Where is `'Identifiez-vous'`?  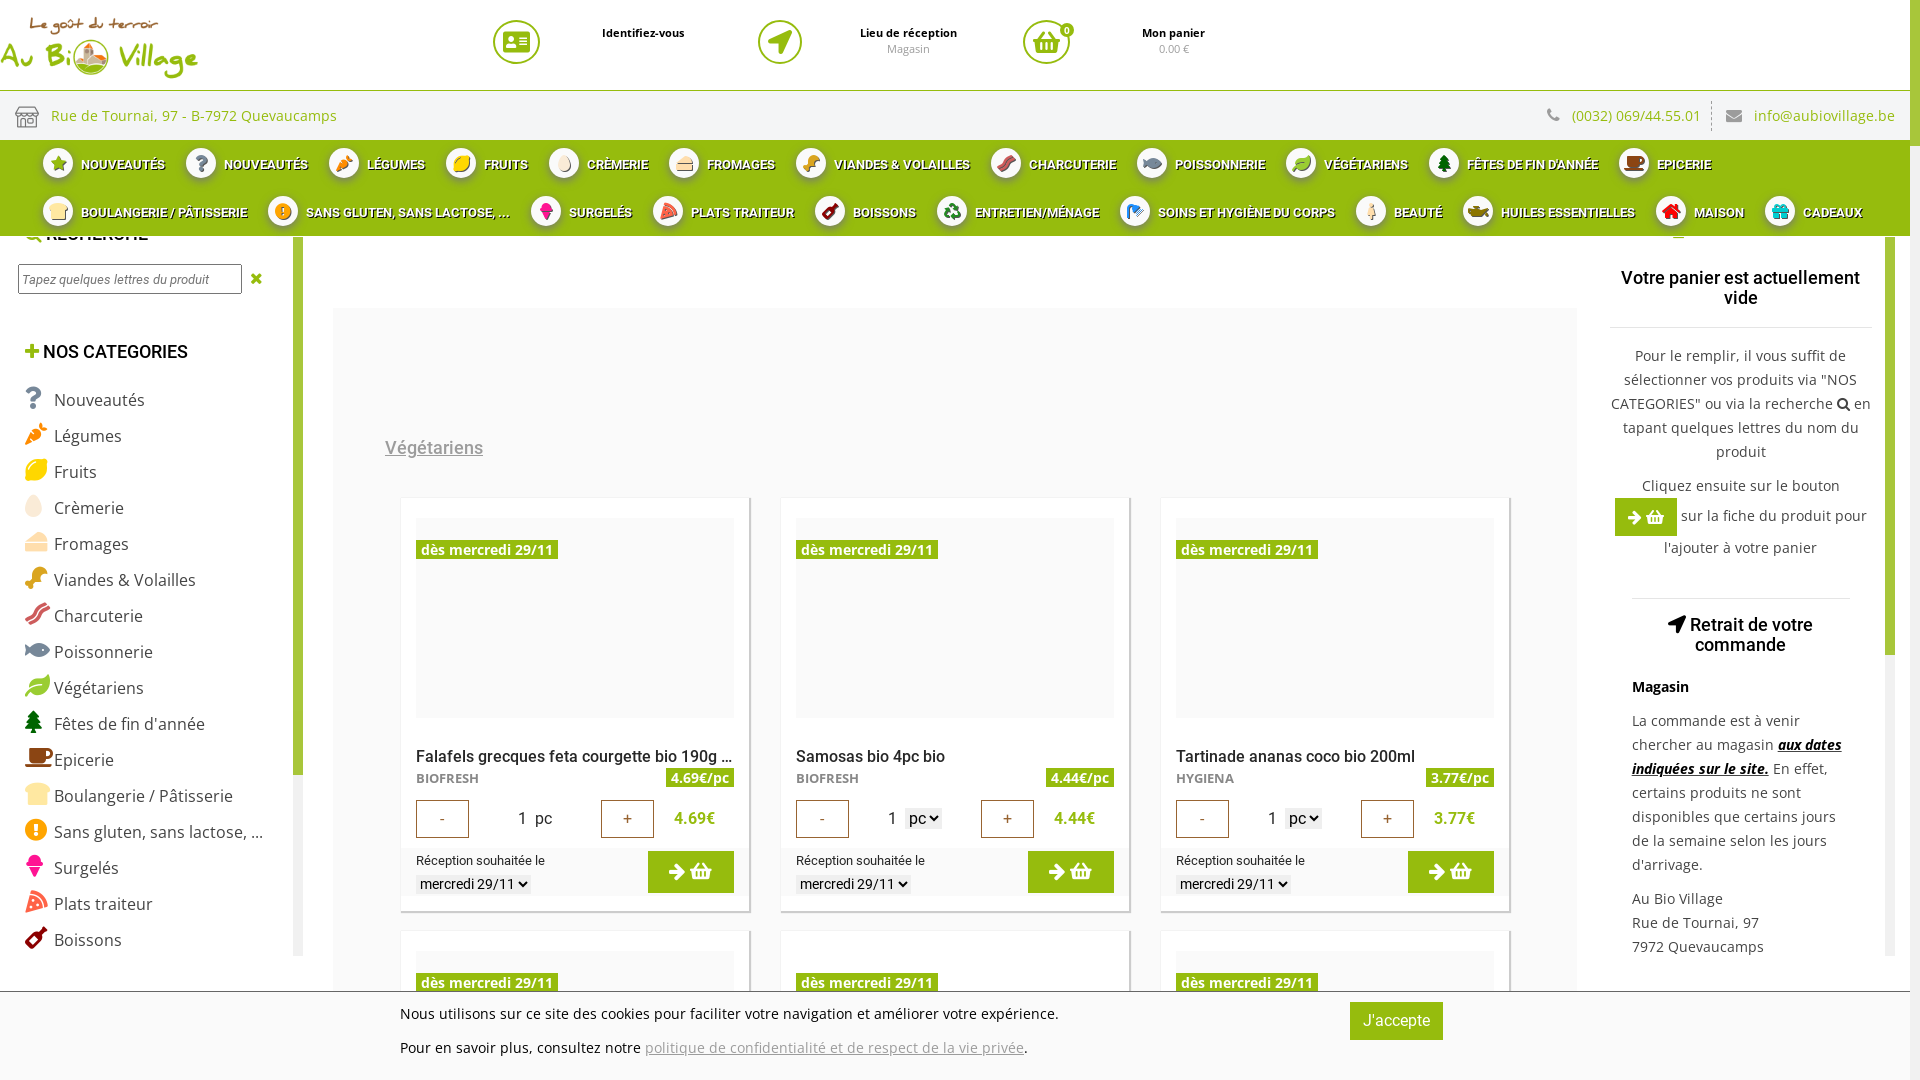 'Identifiez-vous' is located at coordinates (600, 33).